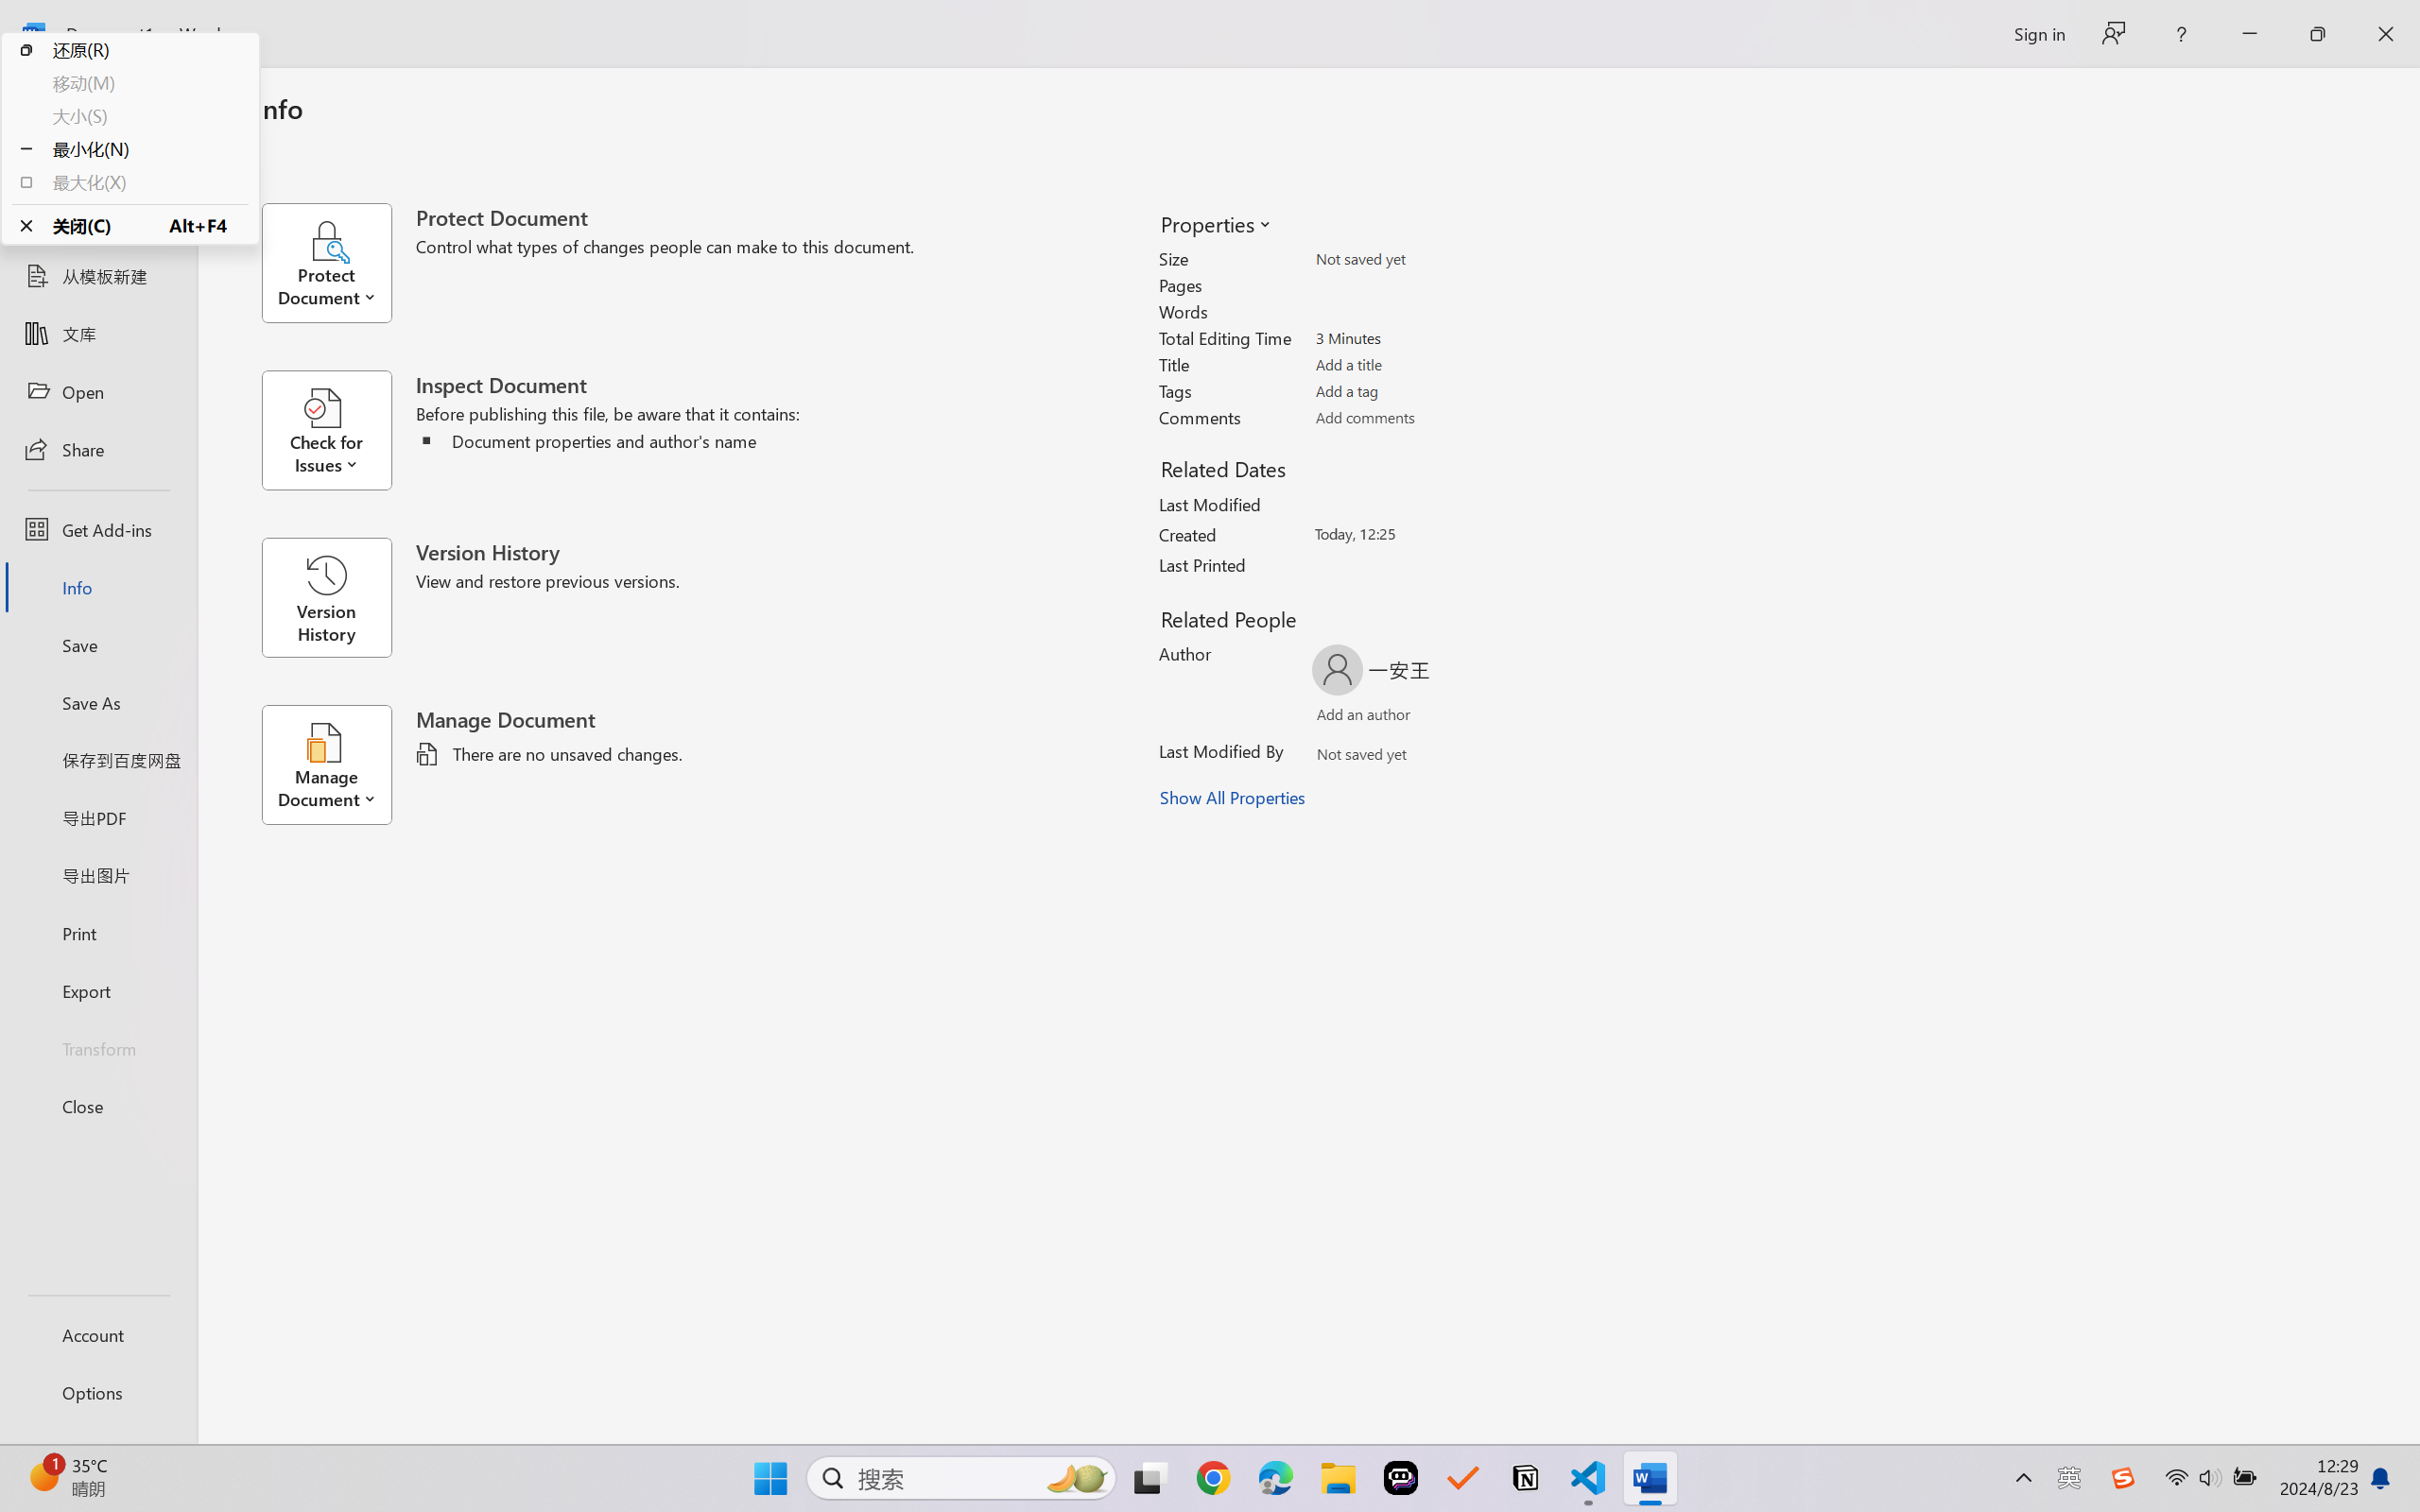 This screenshot has width=2420, height=1512. What do you see at coordinates (1214, 223) in the screenshot?
I see `'Properties'` at bounding box center [1214, 223].